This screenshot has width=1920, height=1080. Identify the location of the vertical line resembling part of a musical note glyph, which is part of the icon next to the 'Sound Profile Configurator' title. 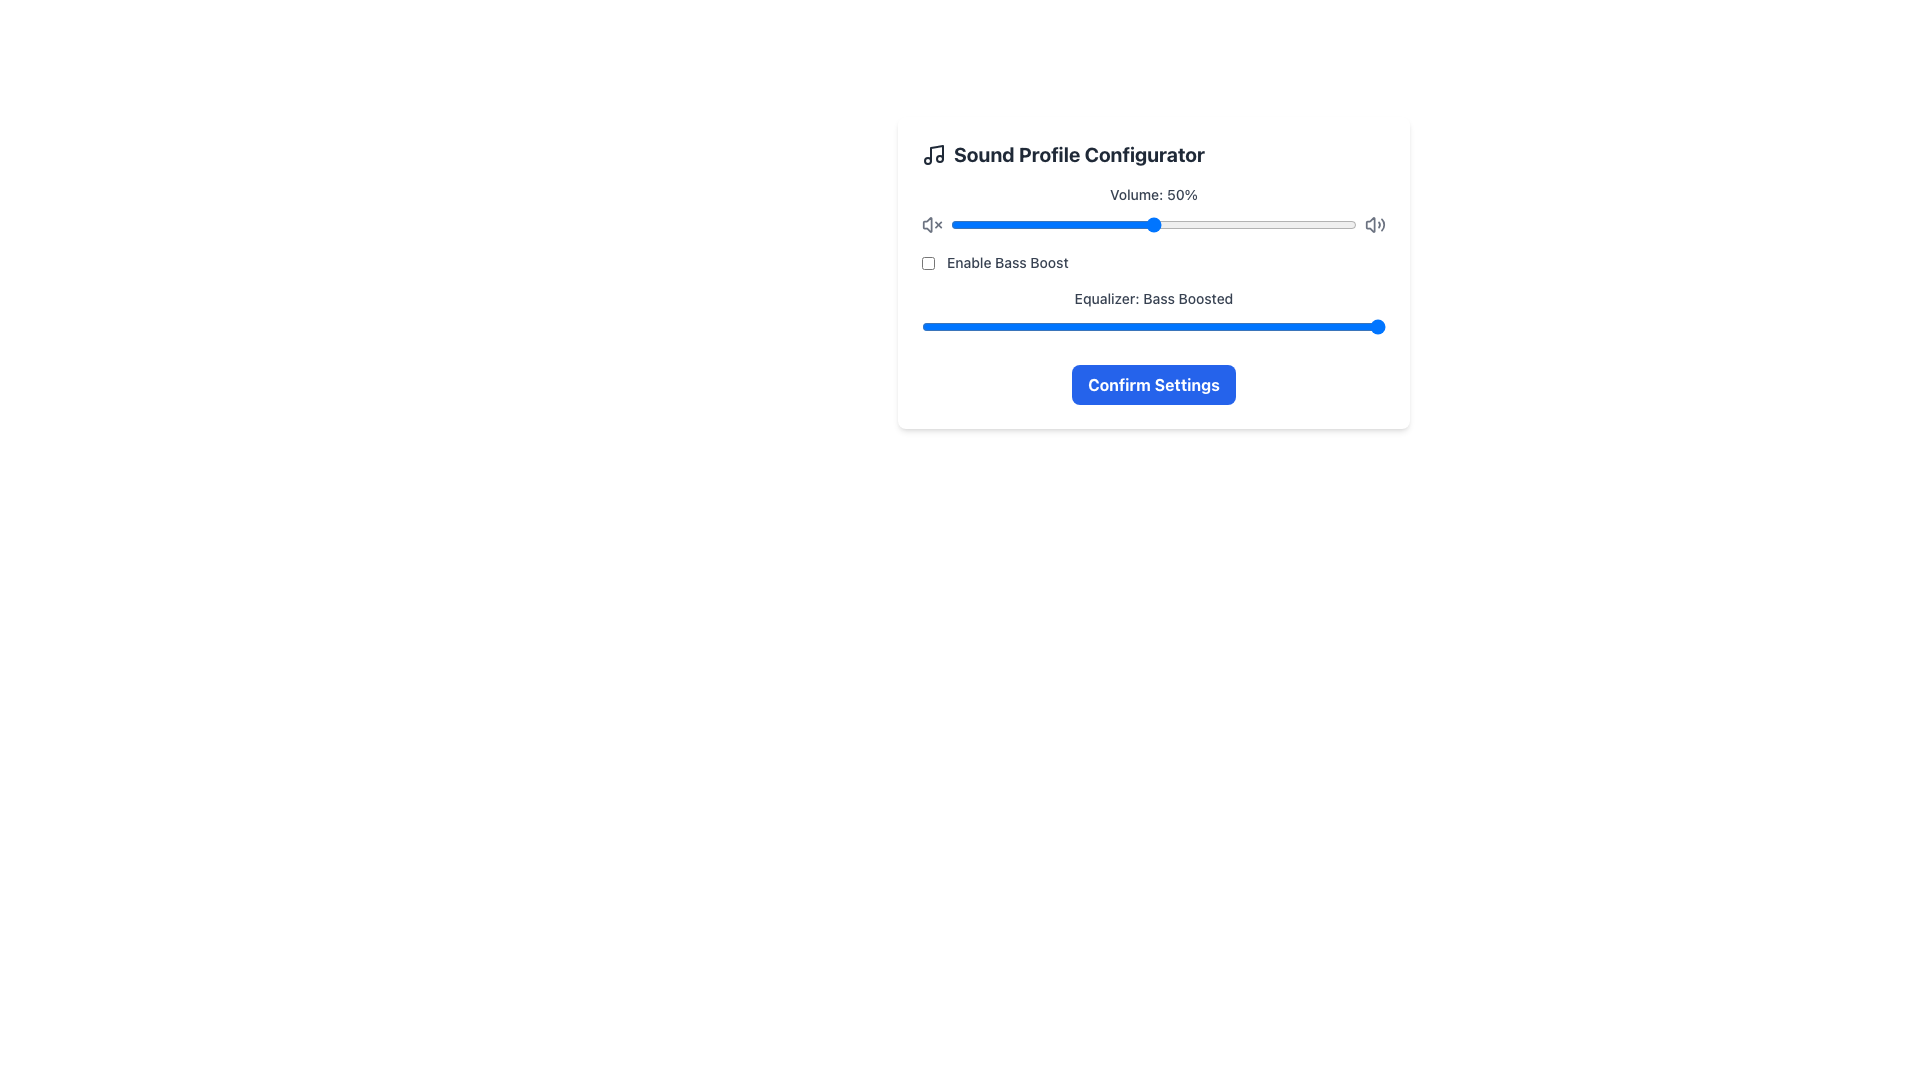
(935, 152).